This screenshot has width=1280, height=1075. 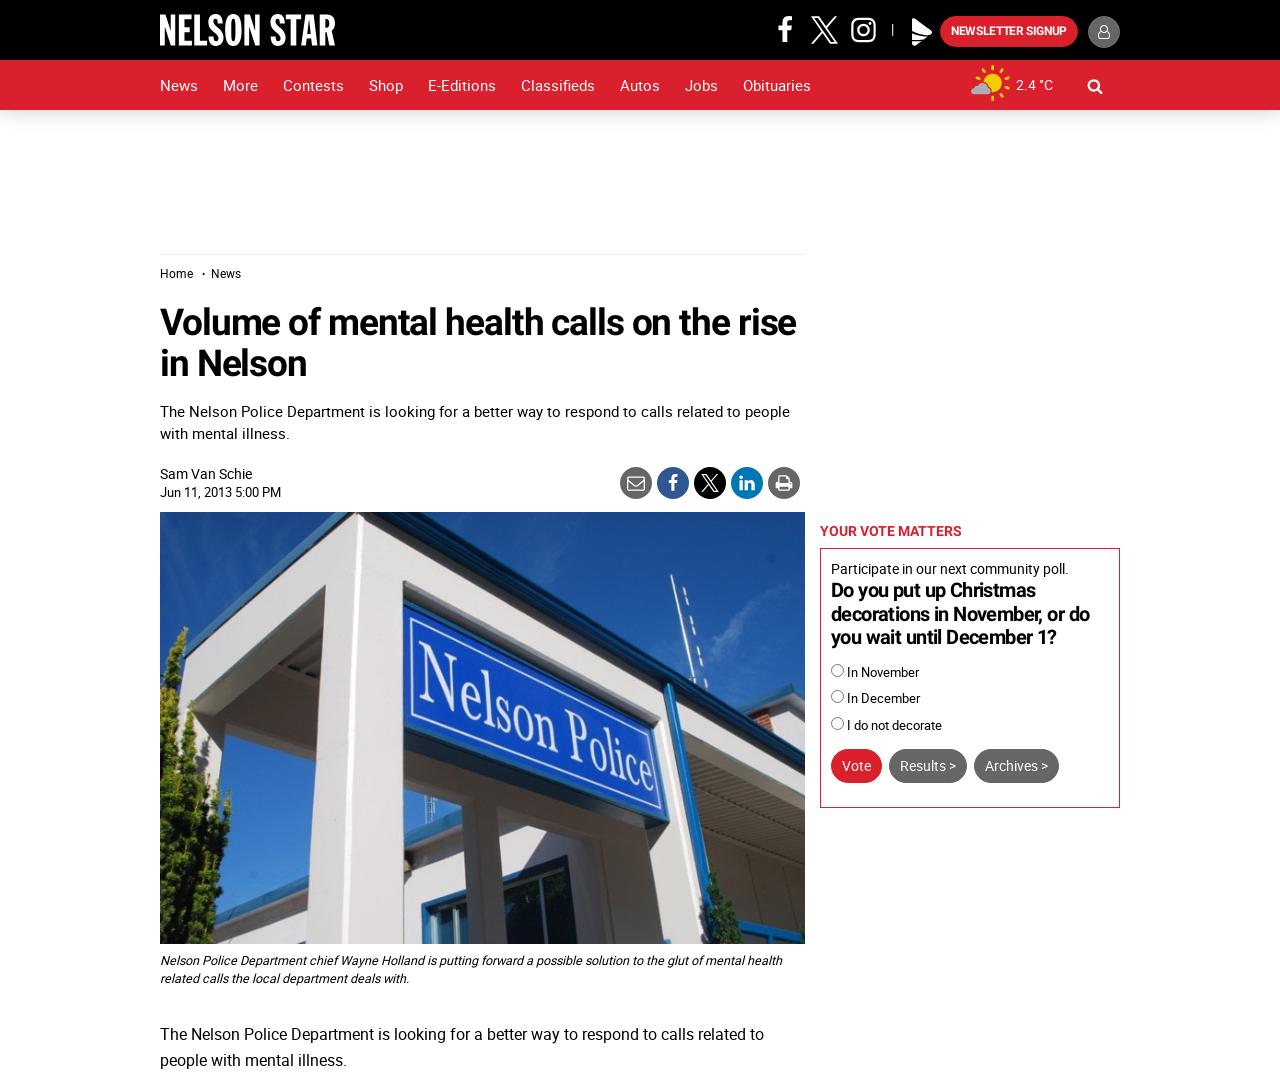 What do you see at coordinates (927, 765) in the screenshot?
I see `'Results >'` at bounding box center [927, 765].